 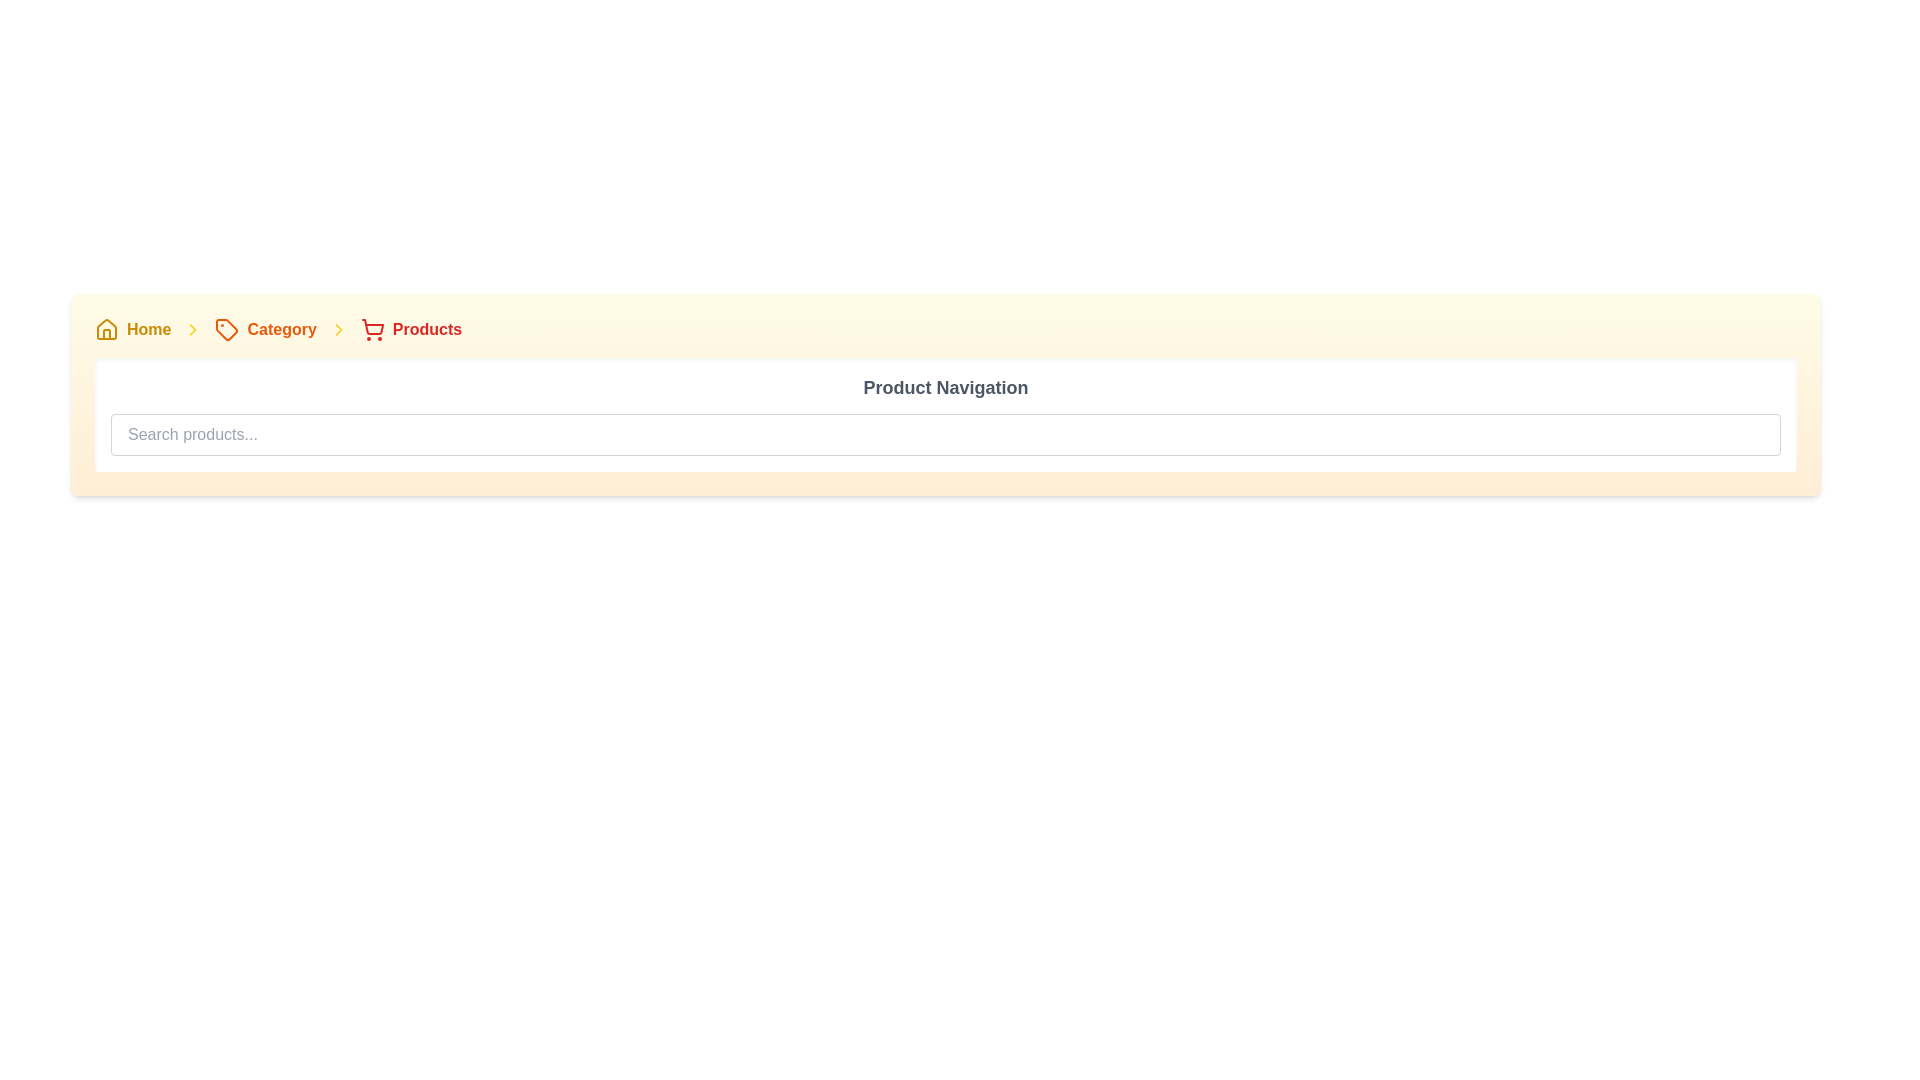 What do you see at coordinates (227, 329) in the screenshot?
I see `the icon representing the 'Category' navigation item located` at bounding box center [227, 329].